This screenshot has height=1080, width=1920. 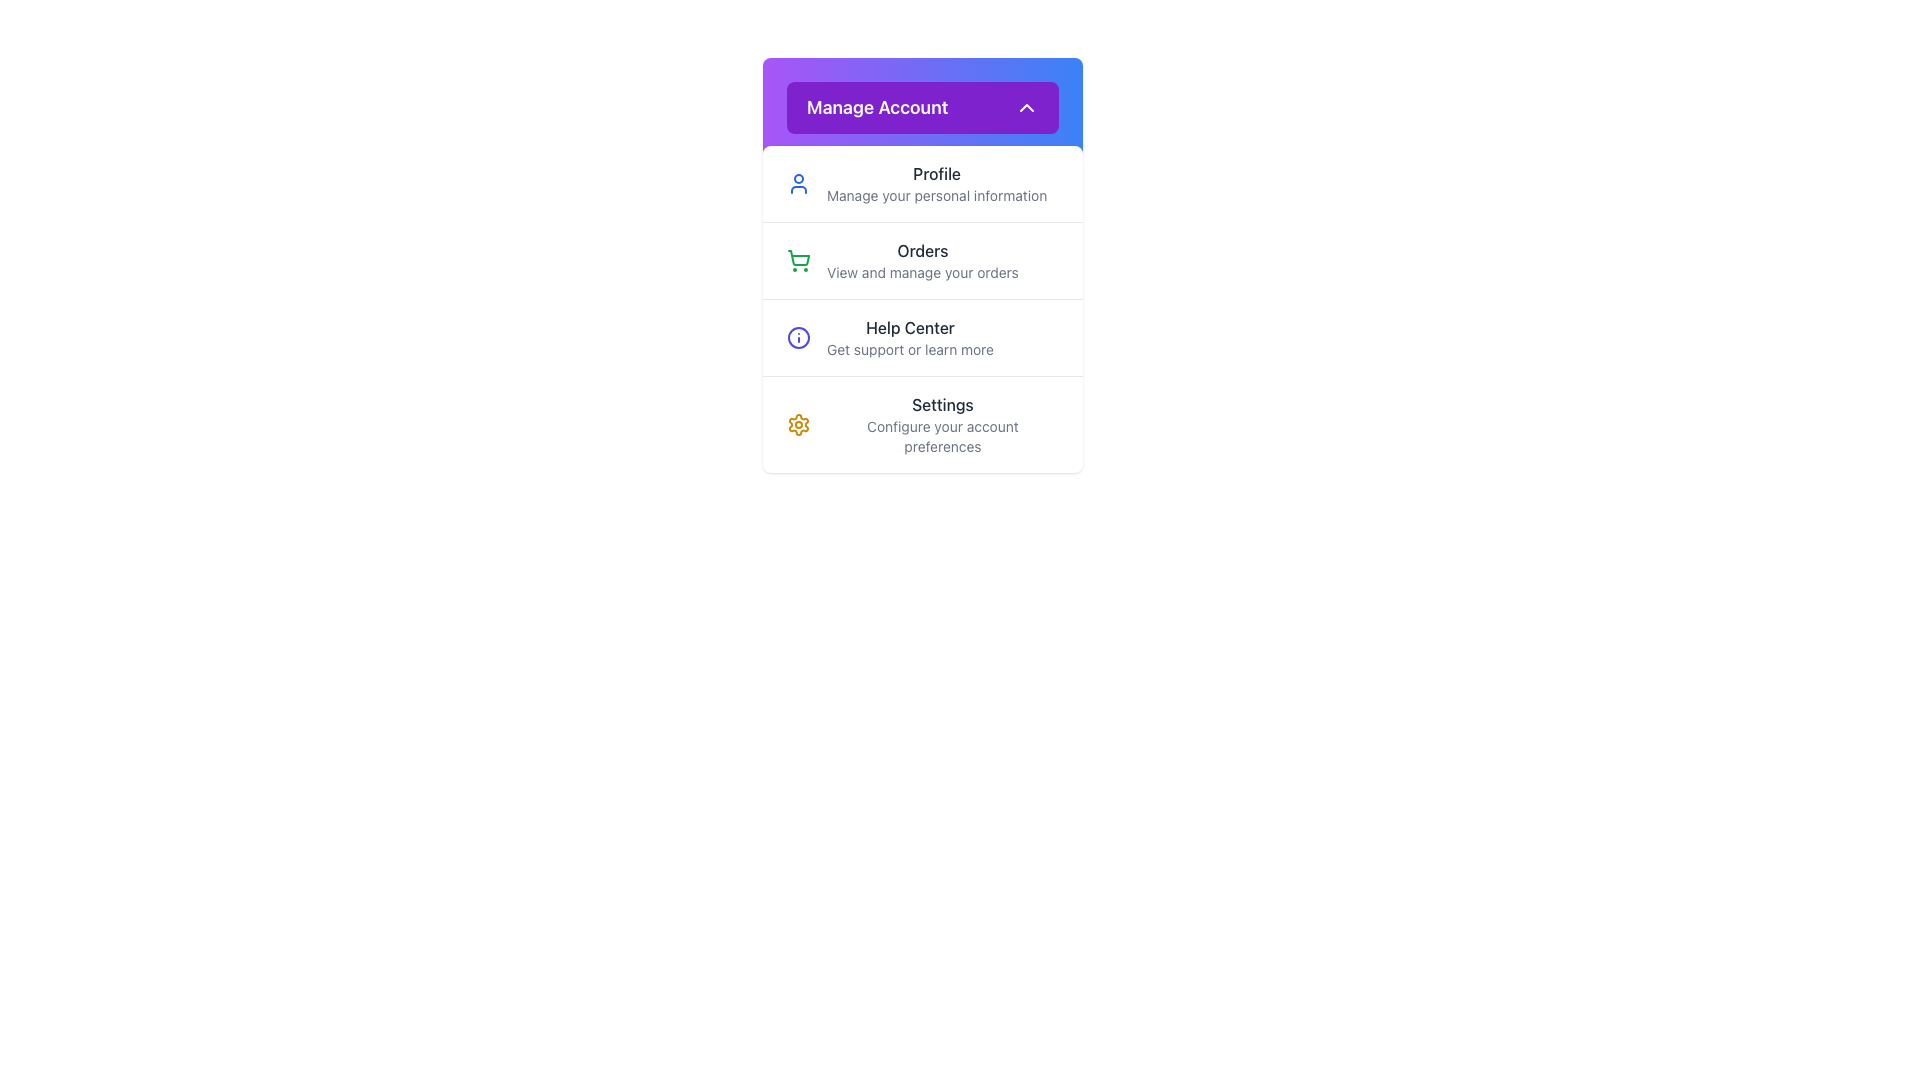 I want to click on the static Text Block that provides additional information for the 'Settings' section in the menu, located below the 'Settings' header, so click(x=941, y=435).